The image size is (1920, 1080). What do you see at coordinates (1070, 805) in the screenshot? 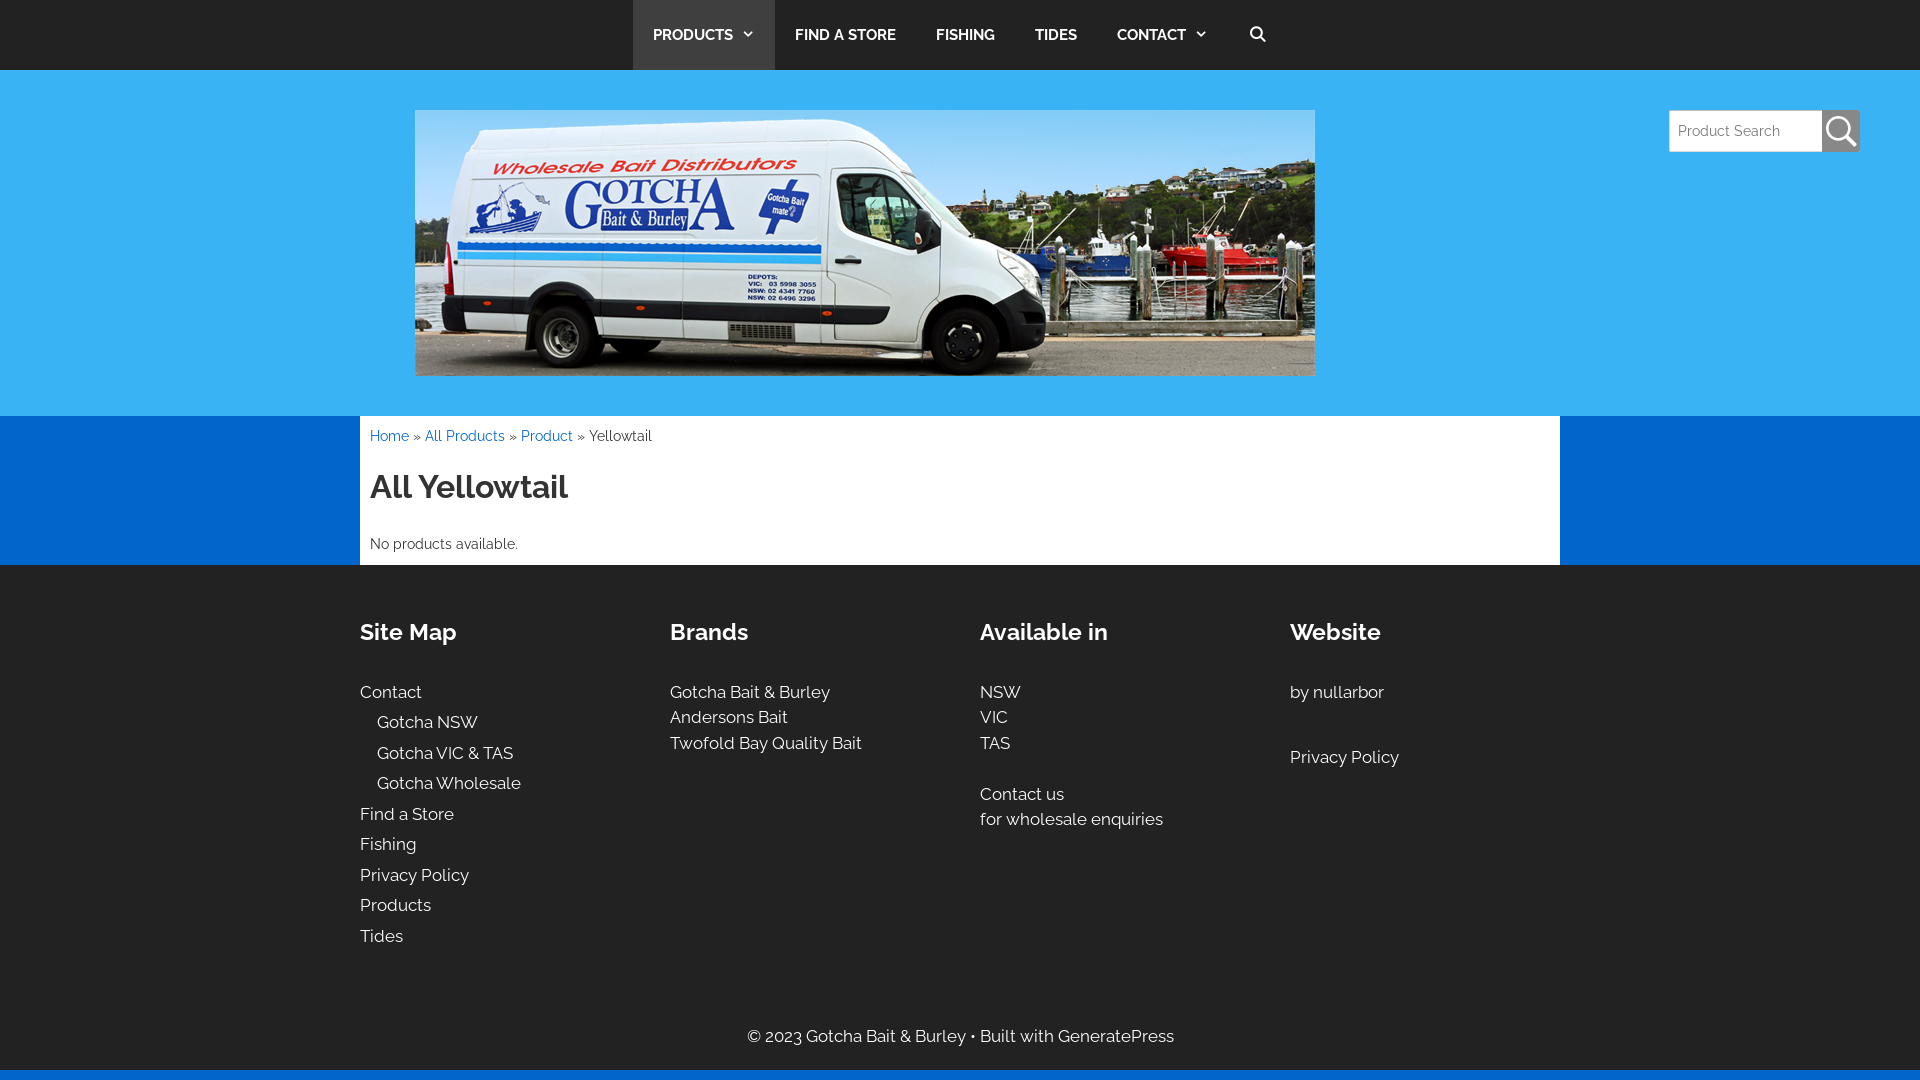
I see `'Contact us` at bounding box center [1070, 805].